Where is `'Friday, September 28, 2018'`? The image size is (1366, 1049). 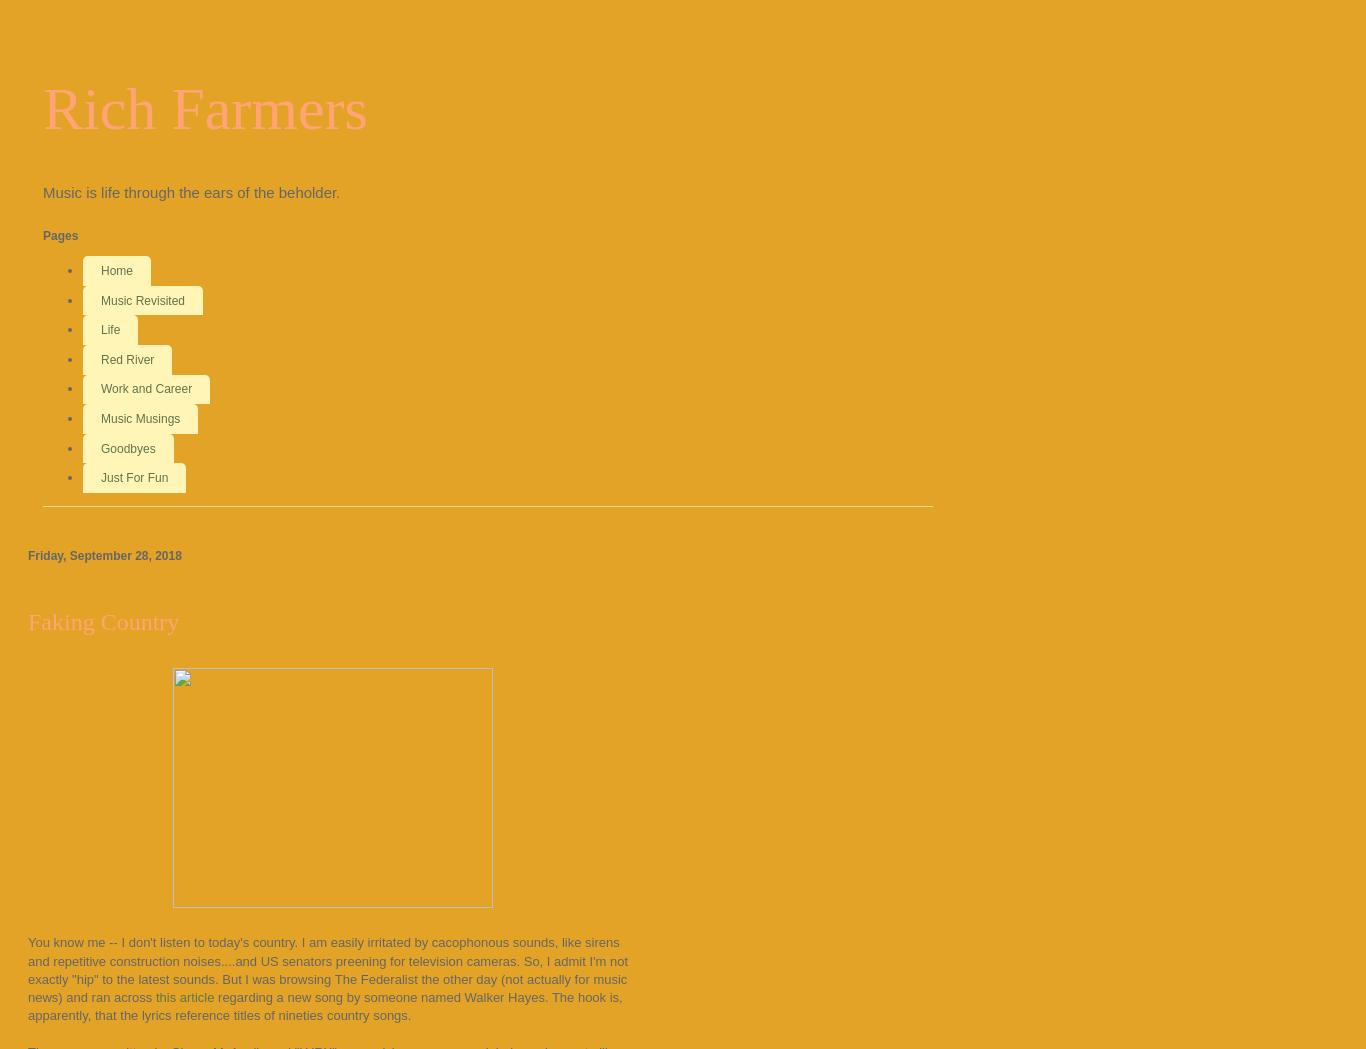
'Friday, September 28, 2018' is located at coordinates (104, 555).